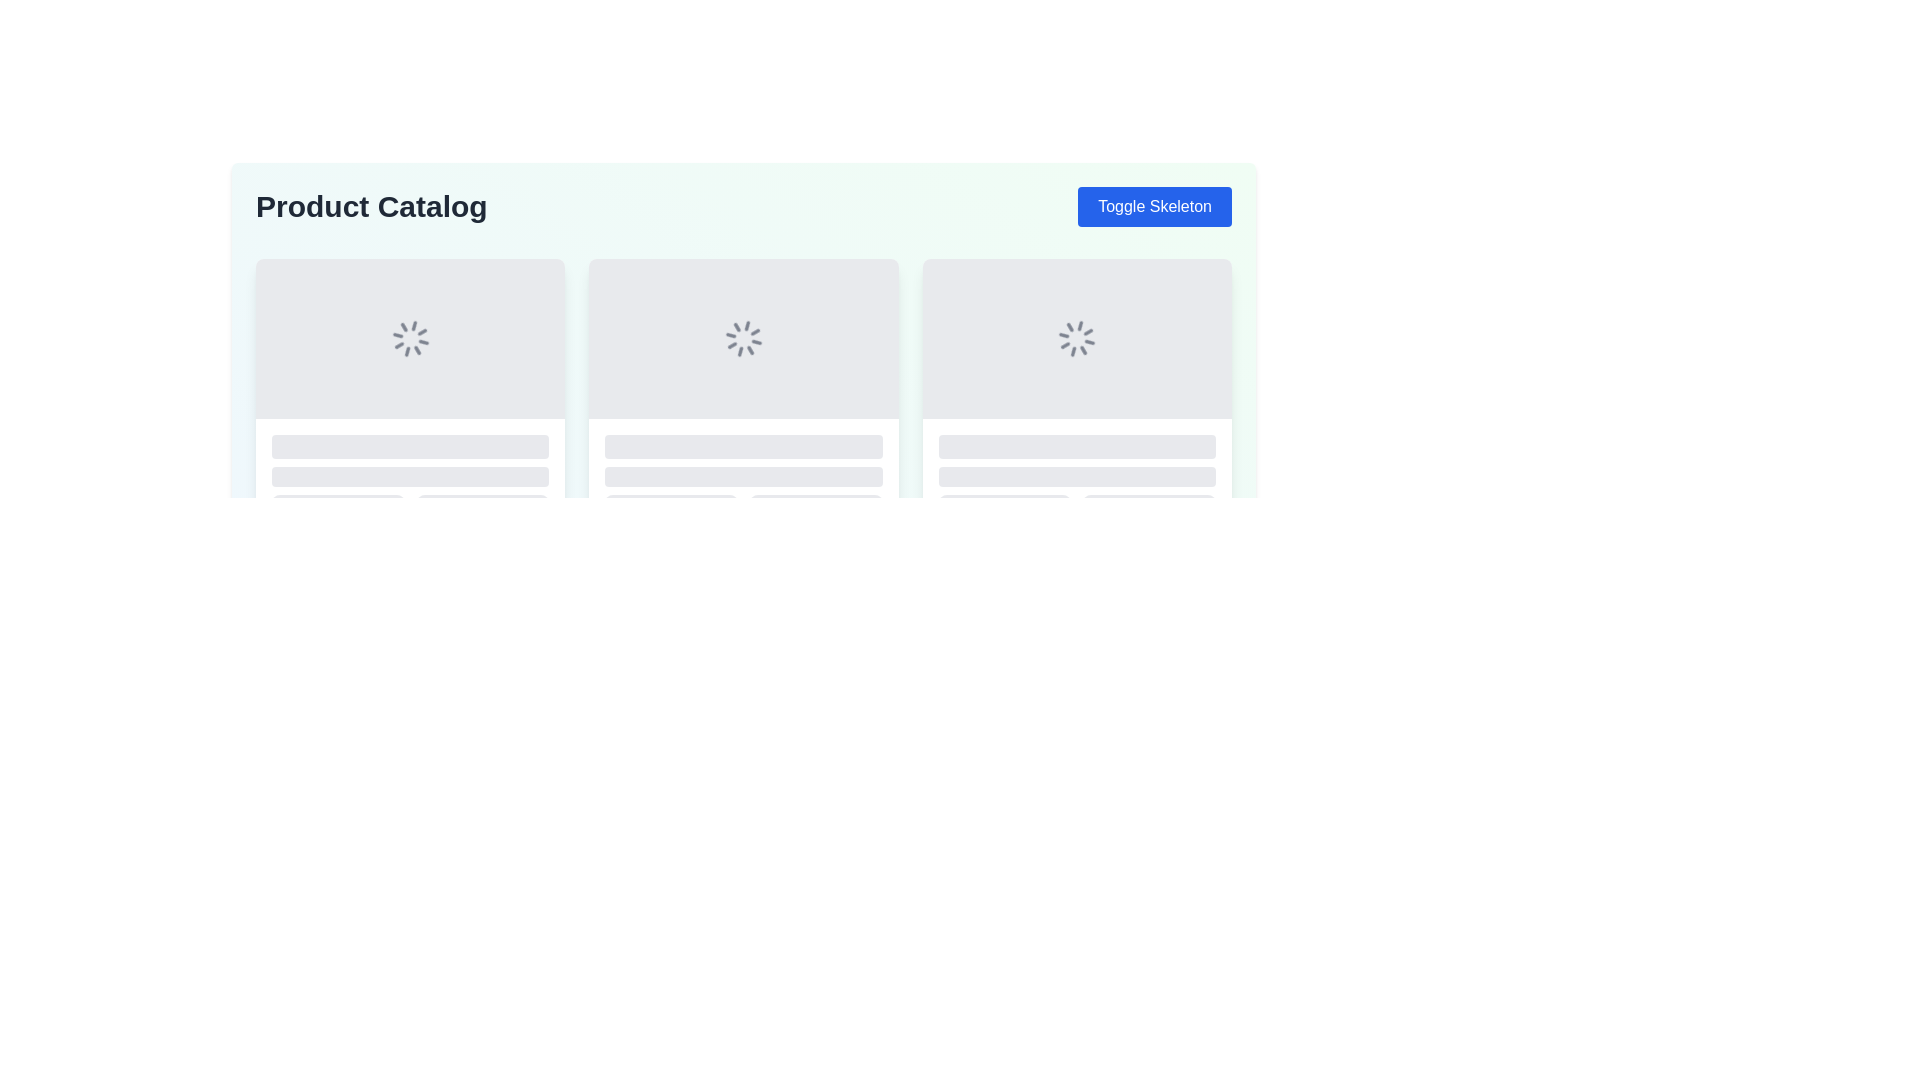 This screenshot has width=1920, height=1080. Describe the element at coordinates (743, 338) in the screenshot. I see `the circular spinner icon in the middle card of the three-card layout` at that location.